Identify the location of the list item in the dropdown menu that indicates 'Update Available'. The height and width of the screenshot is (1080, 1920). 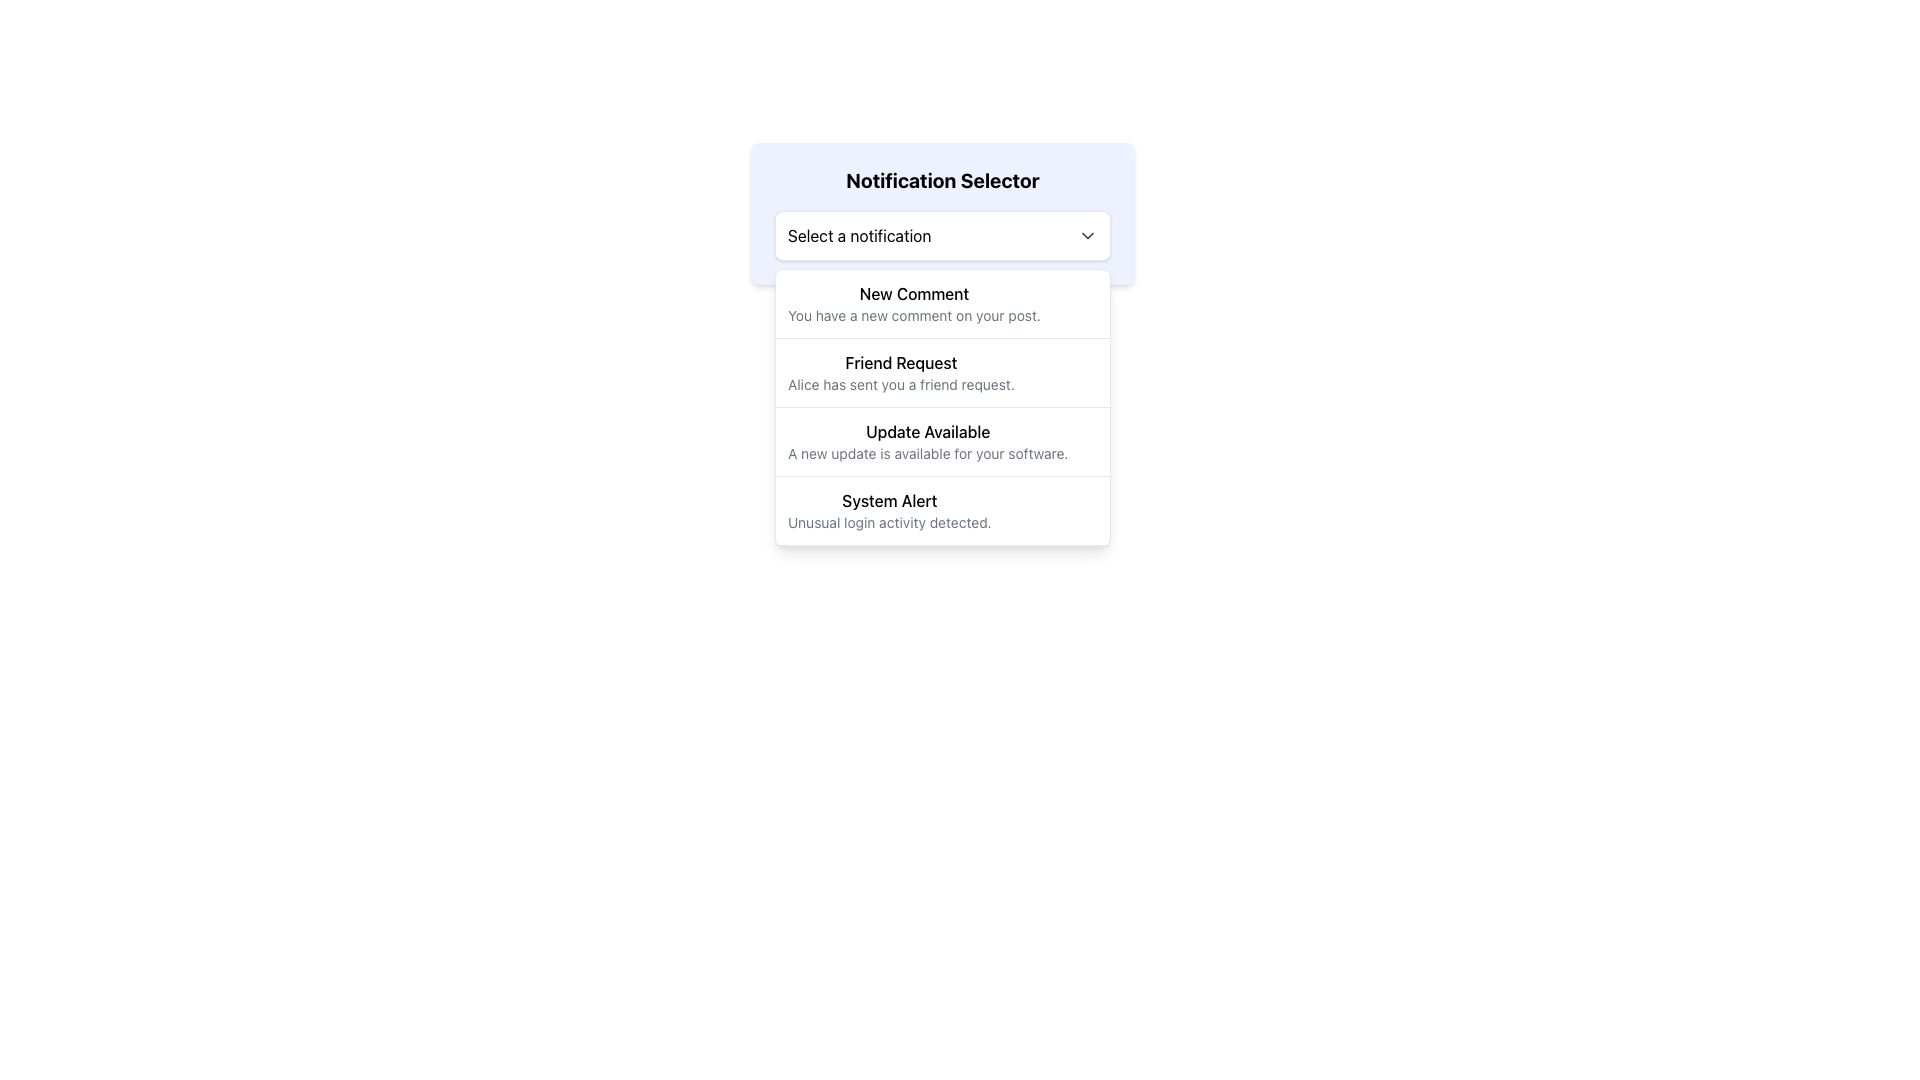
(941, 441).